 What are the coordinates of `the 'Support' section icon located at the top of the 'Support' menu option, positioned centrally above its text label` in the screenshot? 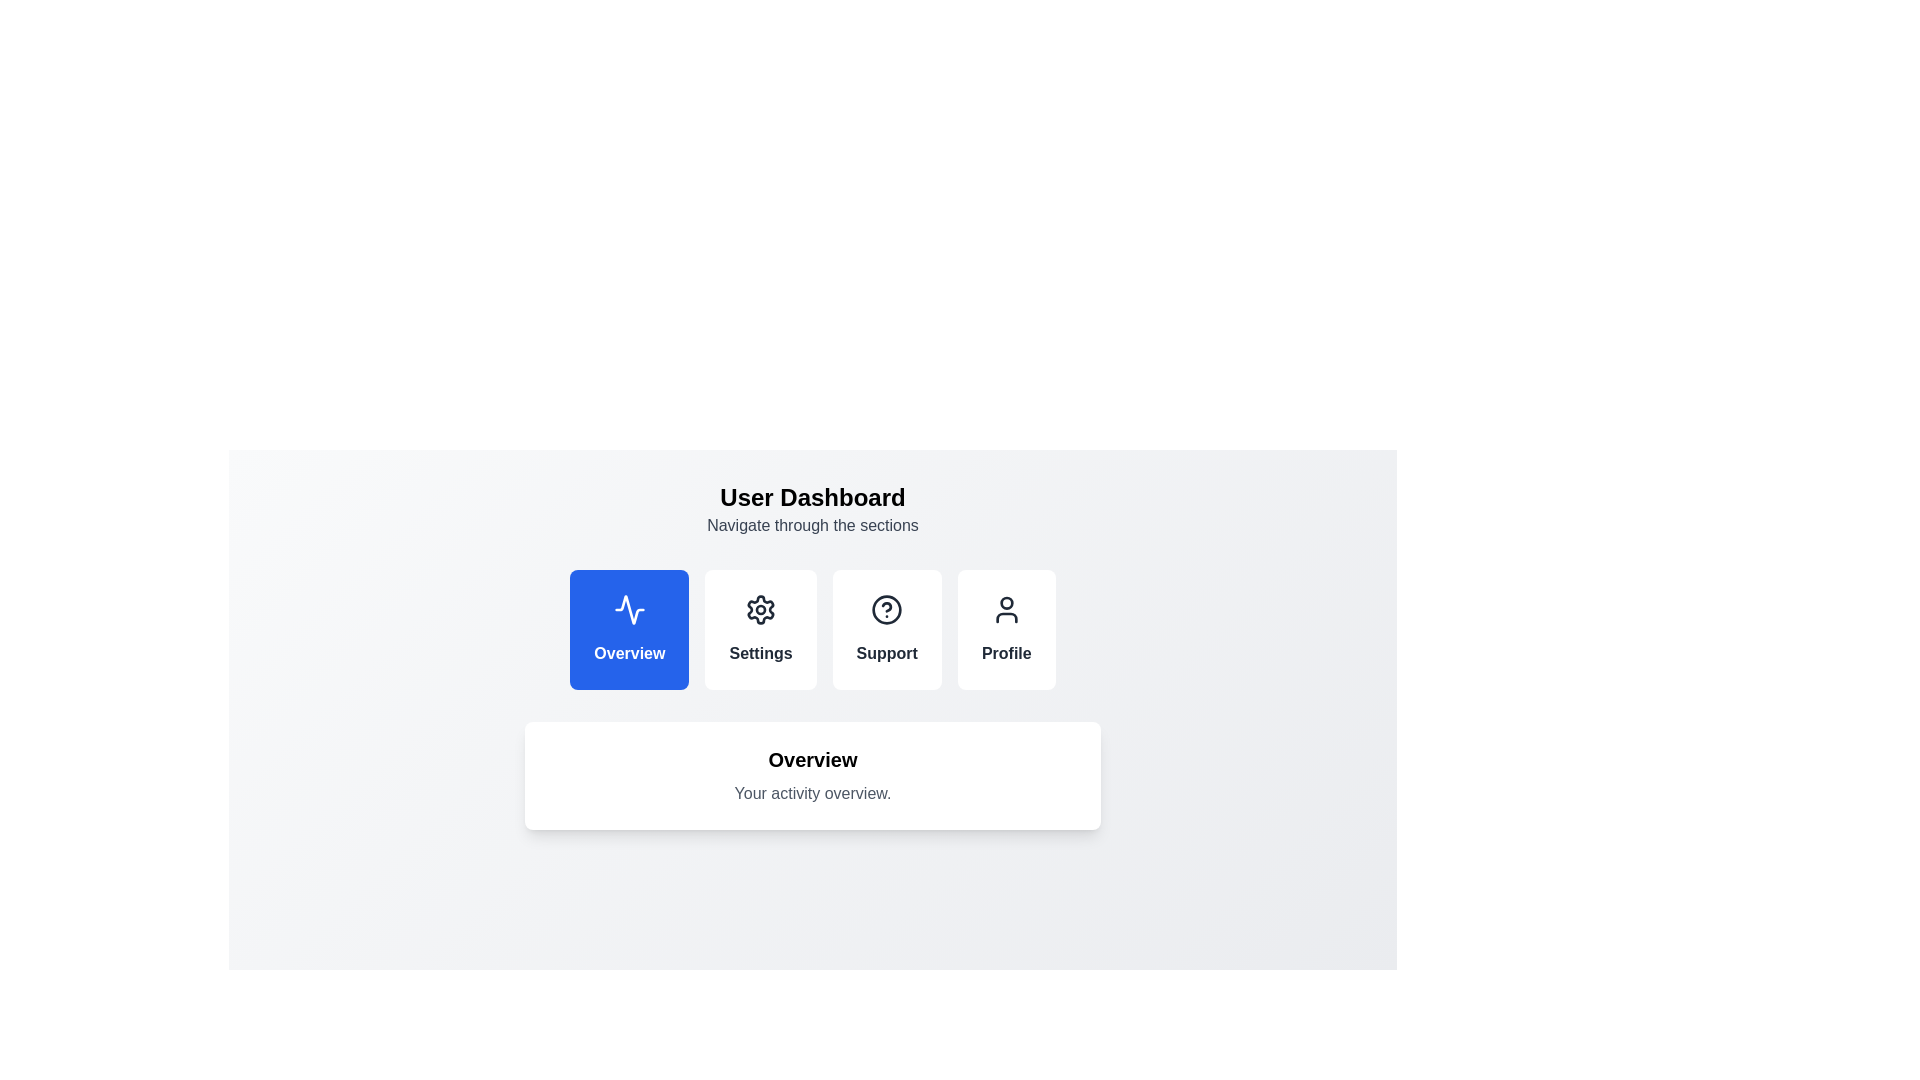 It's located at (886, 608).